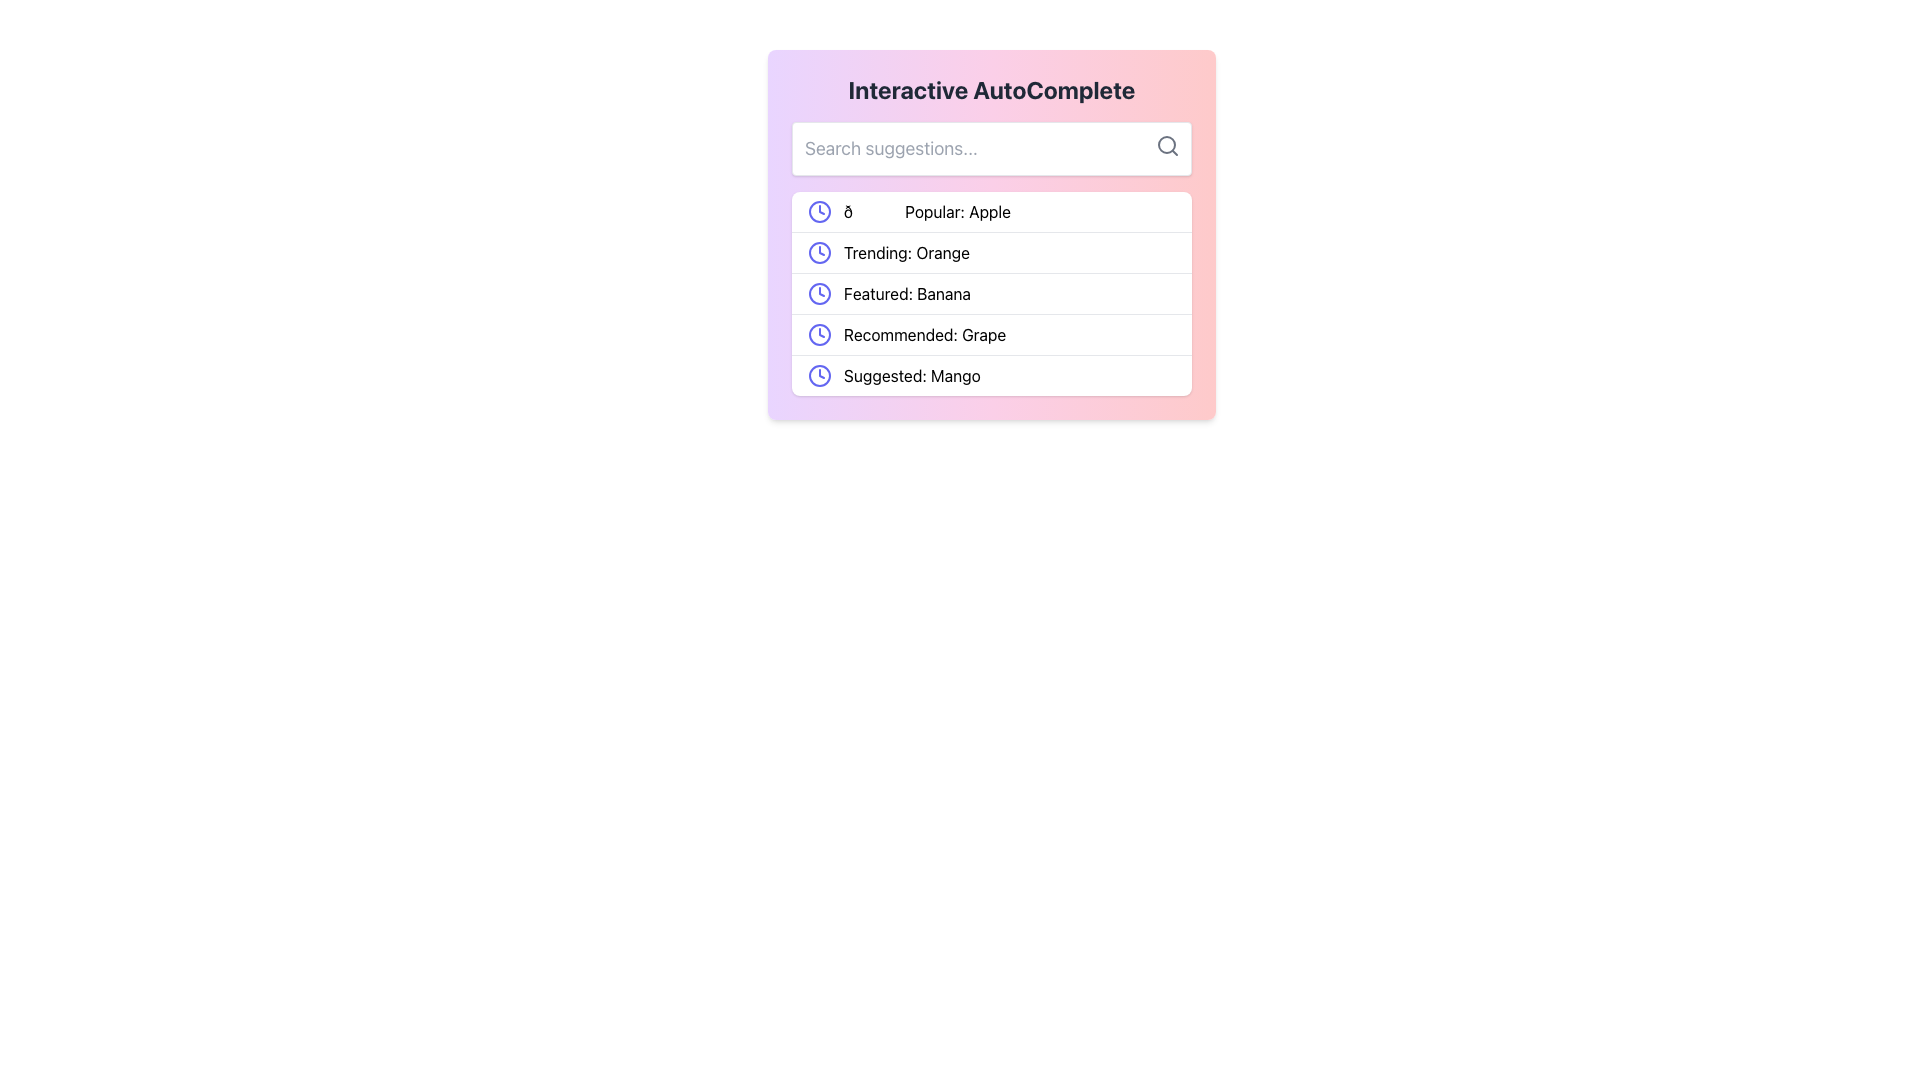 Image resolution: width=1920 pixels, height=1080 pixels. I want to click on the suggestion item labeled 'Recommended: Grape' in the fourth row of the suggestions dropdown, so click(992, 333).